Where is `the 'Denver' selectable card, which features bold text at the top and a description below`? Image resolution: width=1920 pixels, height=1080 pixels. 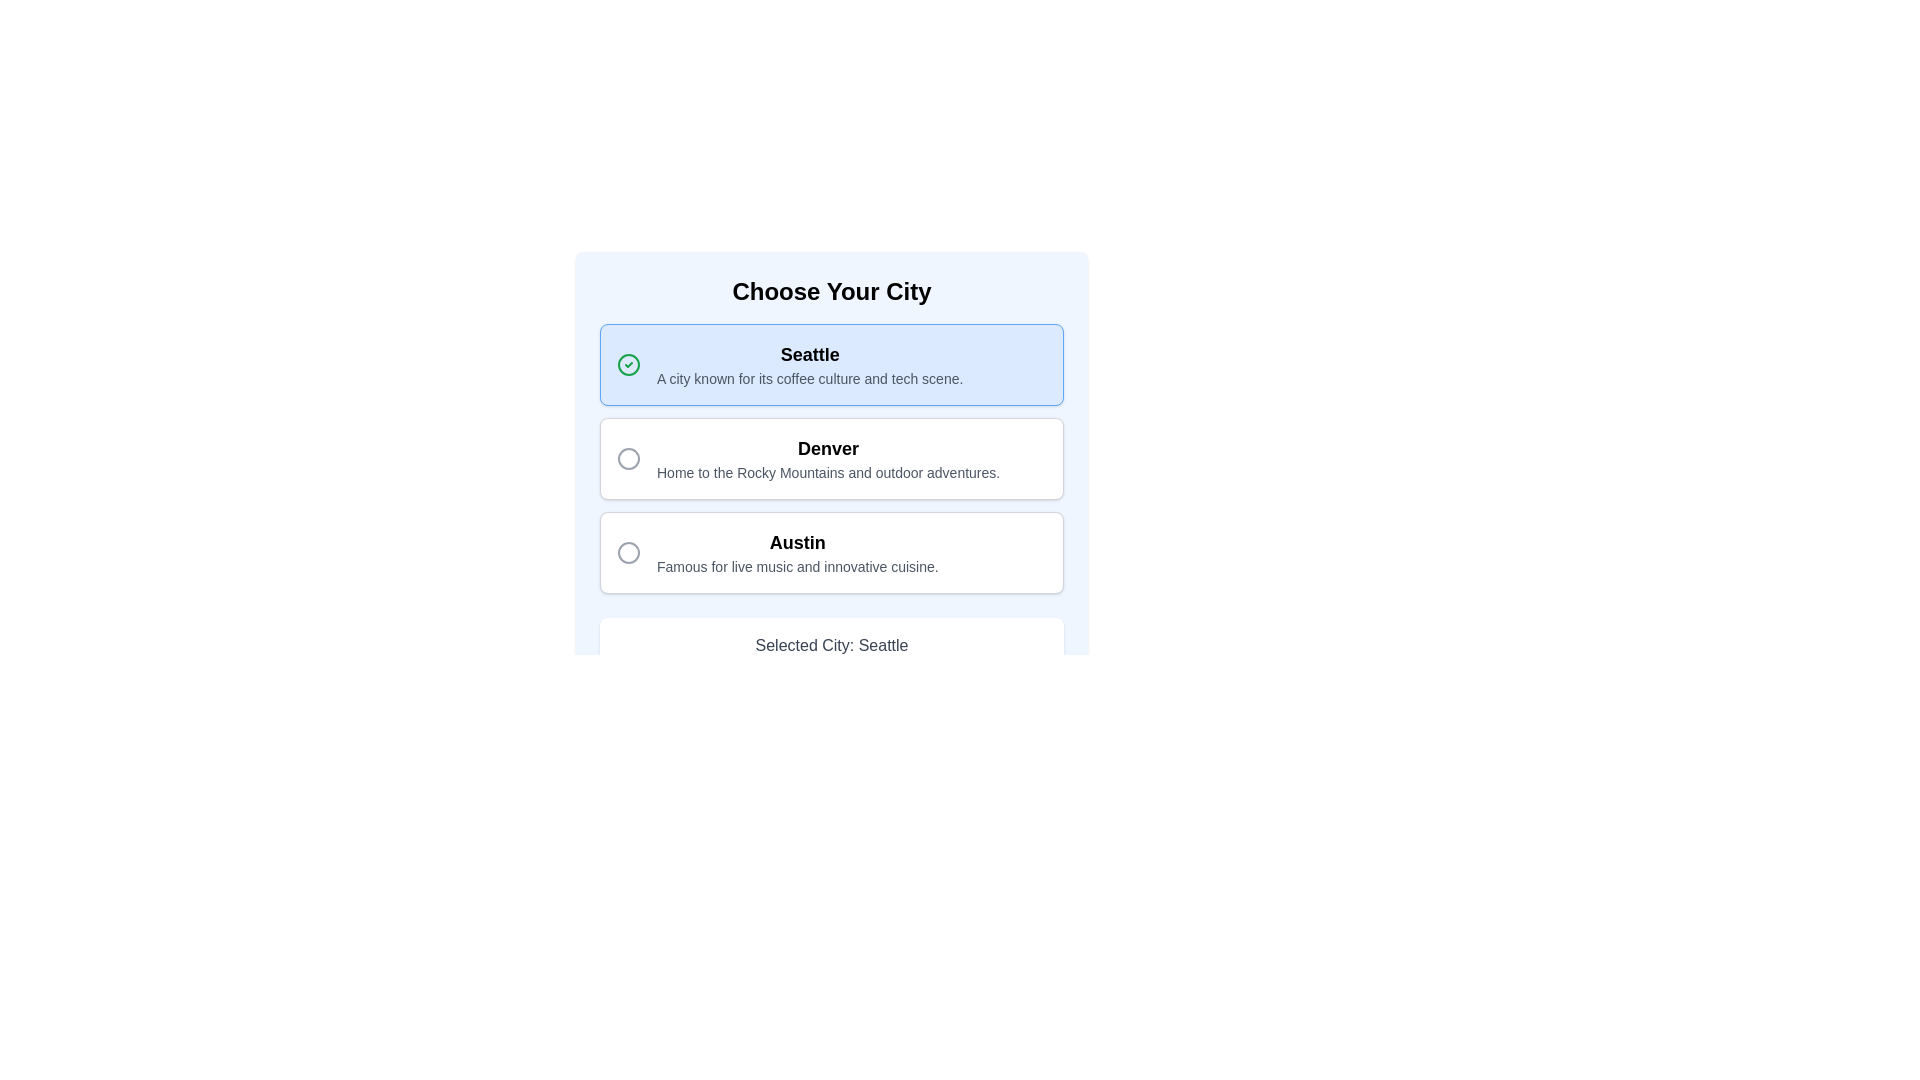 the 'Denver' selectable card, which features bold text at the top and a description below is located at coordinates (831, 459).